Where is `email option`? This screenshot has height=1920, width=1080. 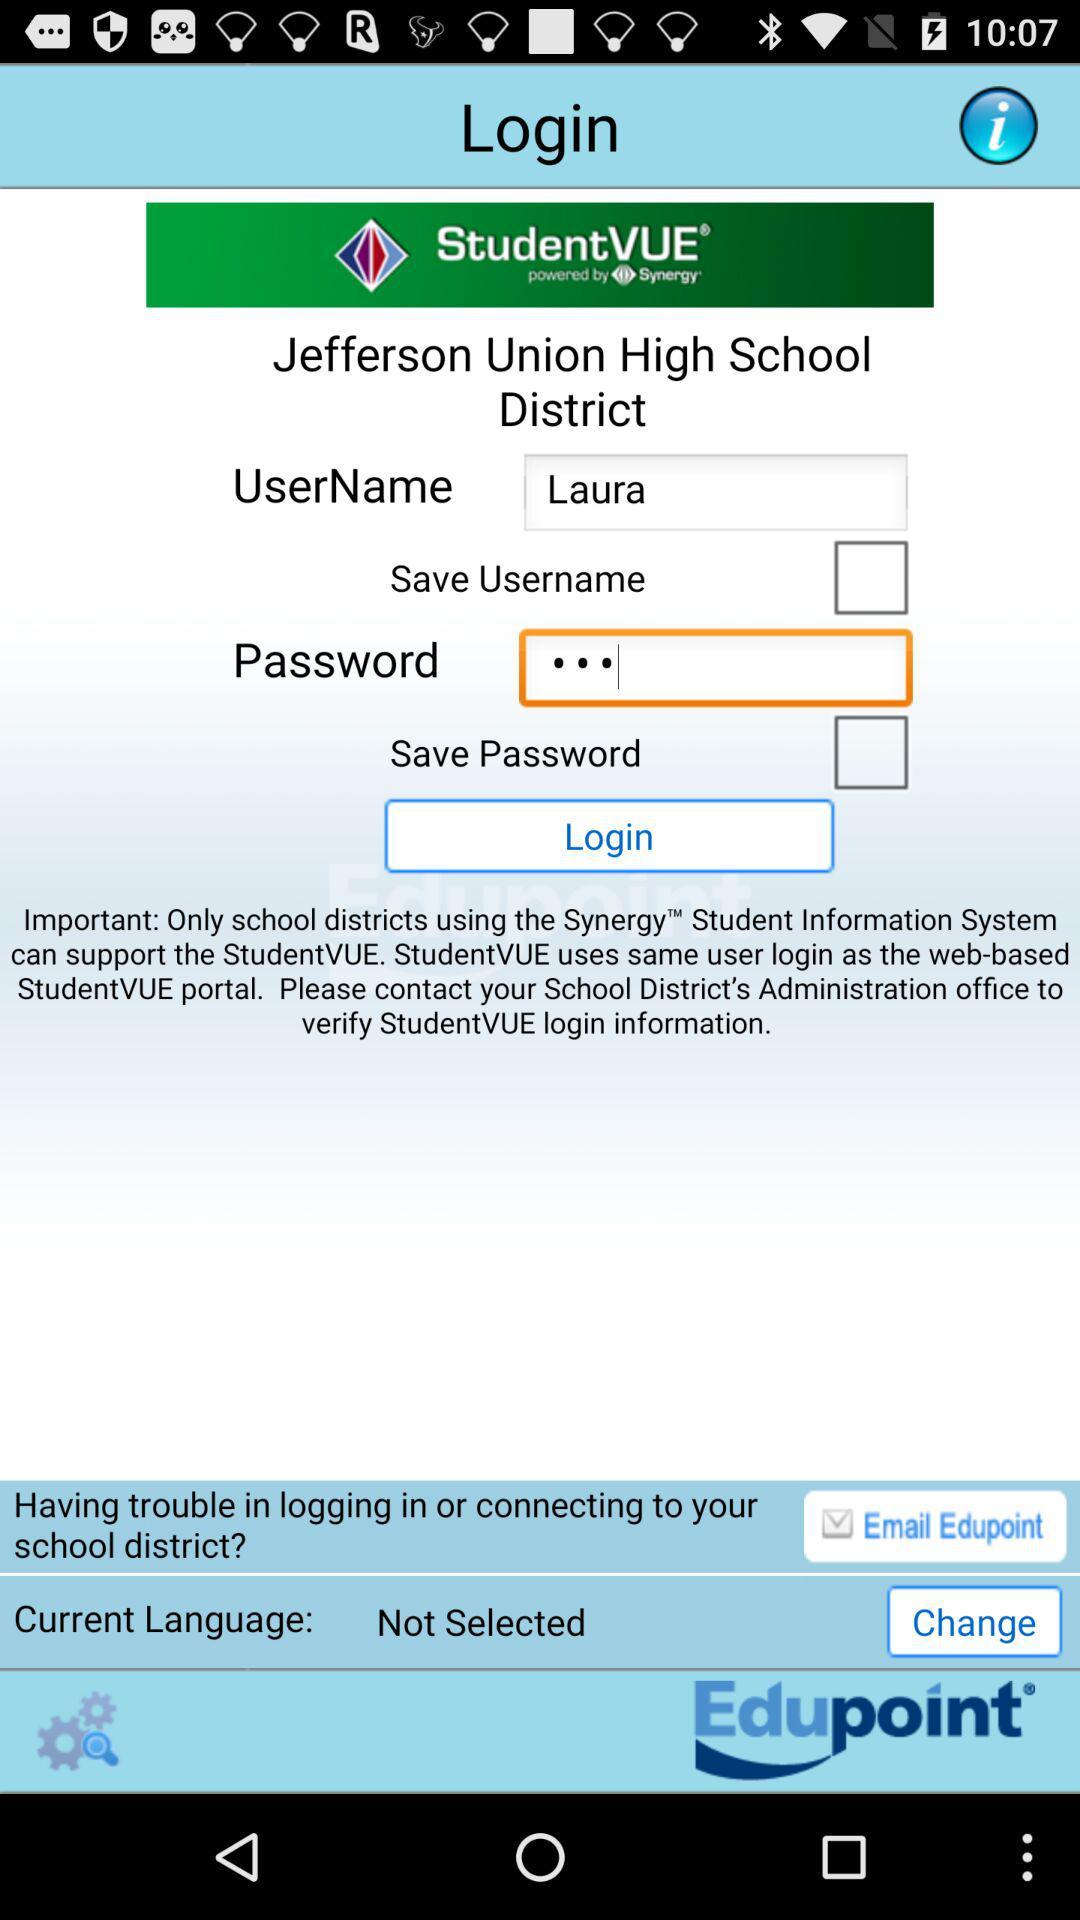
email option is located at coordinates (935, 1525).